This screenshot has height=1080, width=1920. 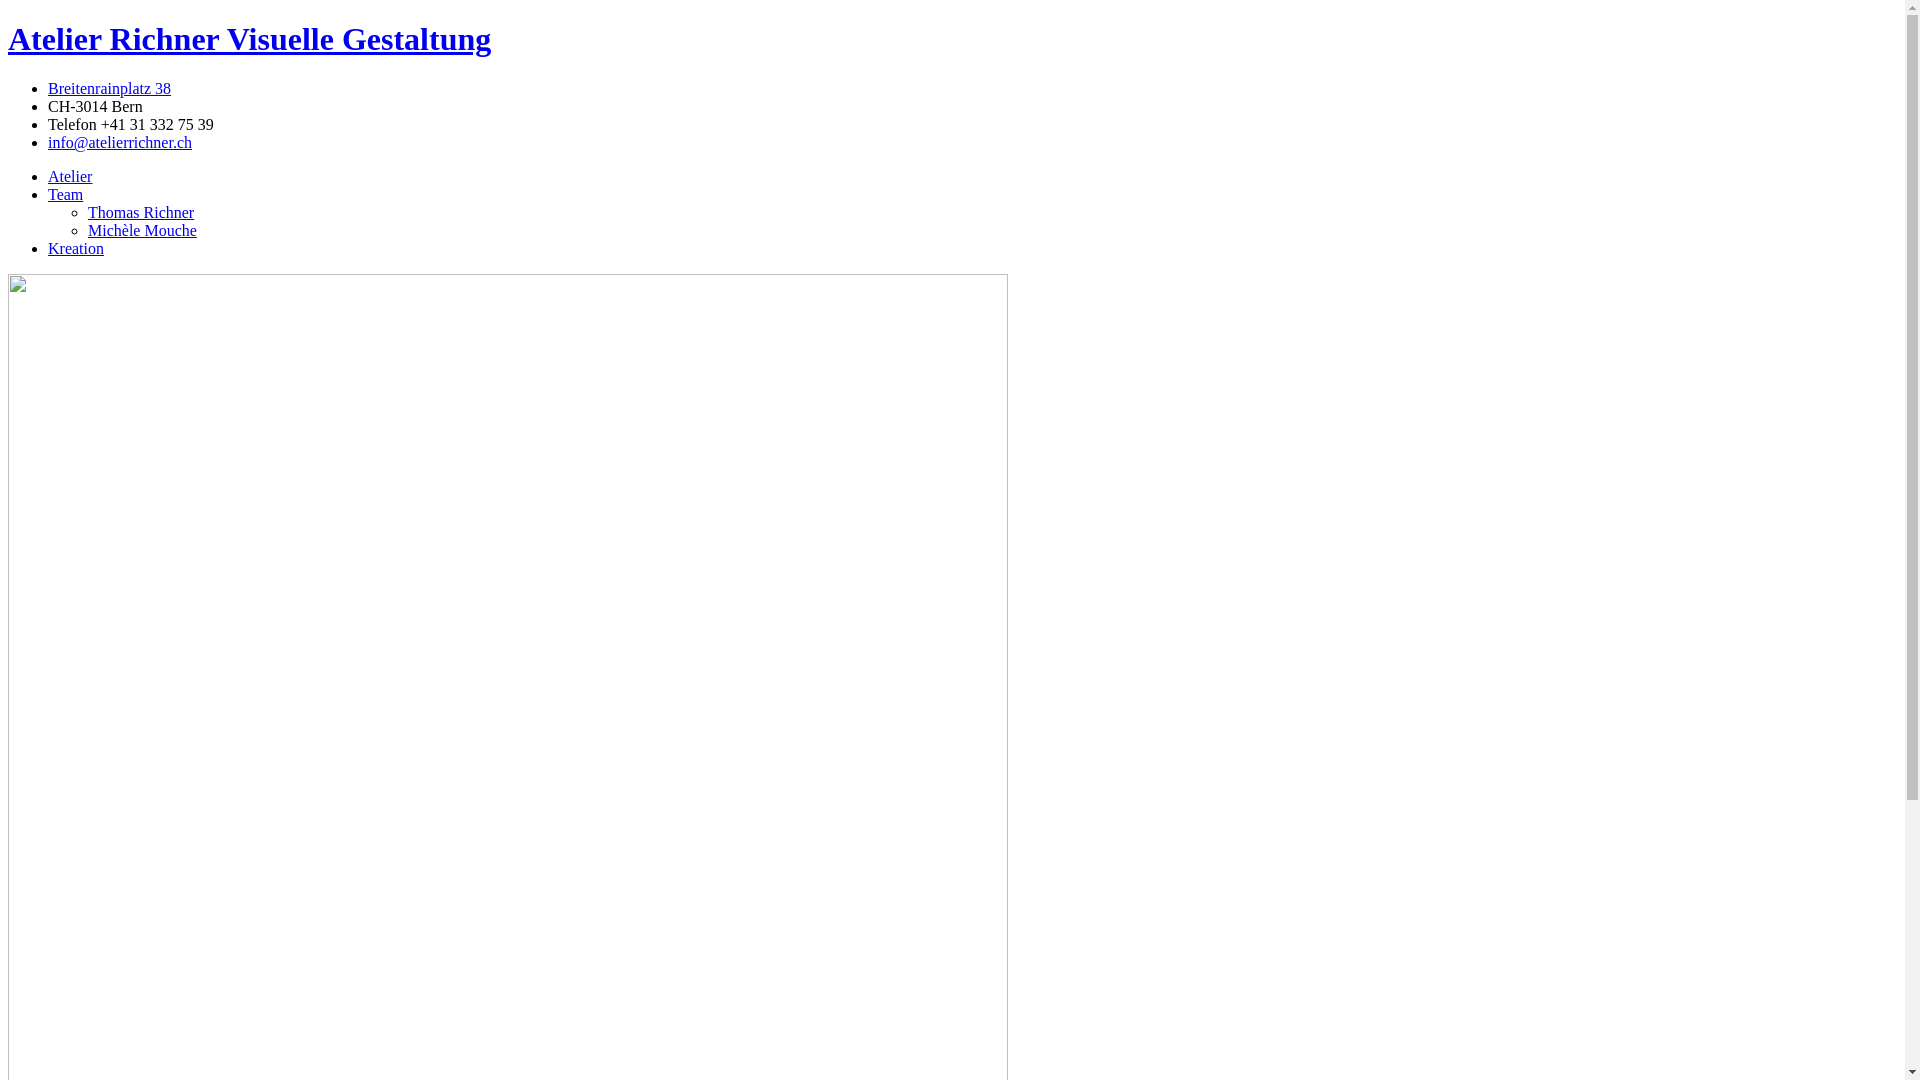 What do you see at coordinates (108, 87) in the screenshot?
I see `'Breitenrainplatz 38'` at bounding box center [108, 87].